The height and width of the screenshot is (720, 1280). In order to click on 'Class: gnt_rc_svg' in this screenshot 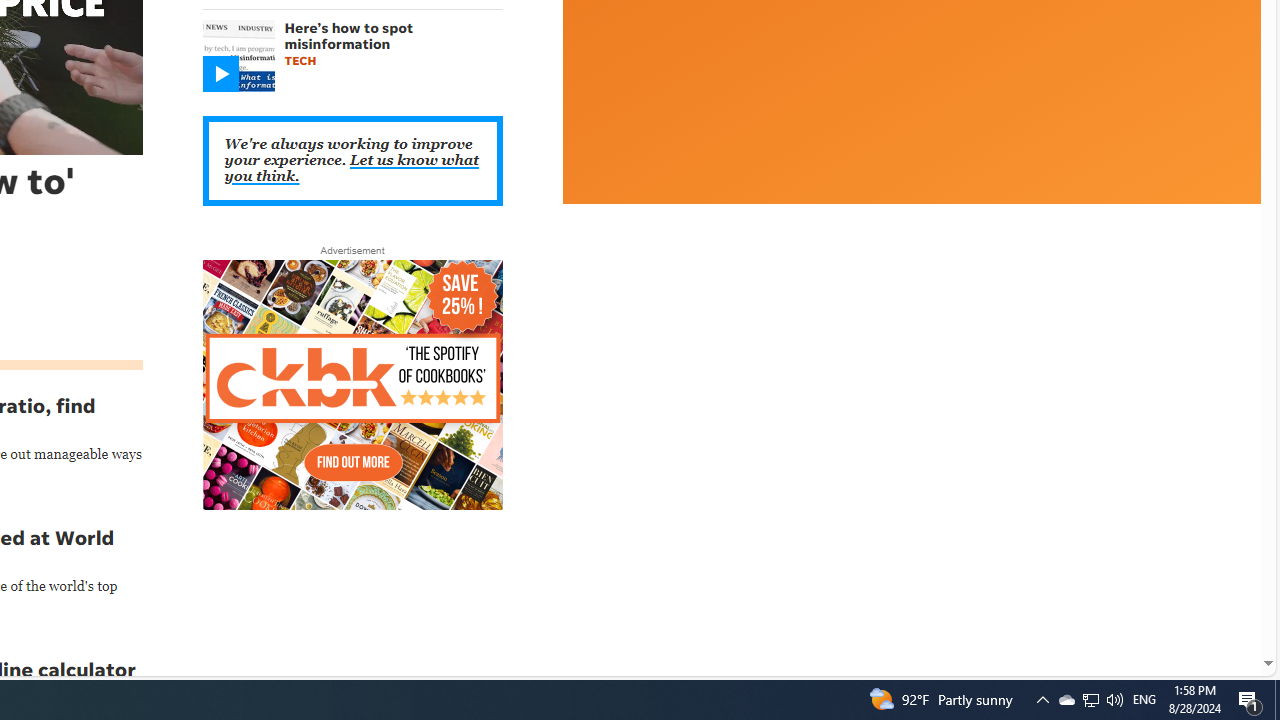, I will do `click(220, 73)`.